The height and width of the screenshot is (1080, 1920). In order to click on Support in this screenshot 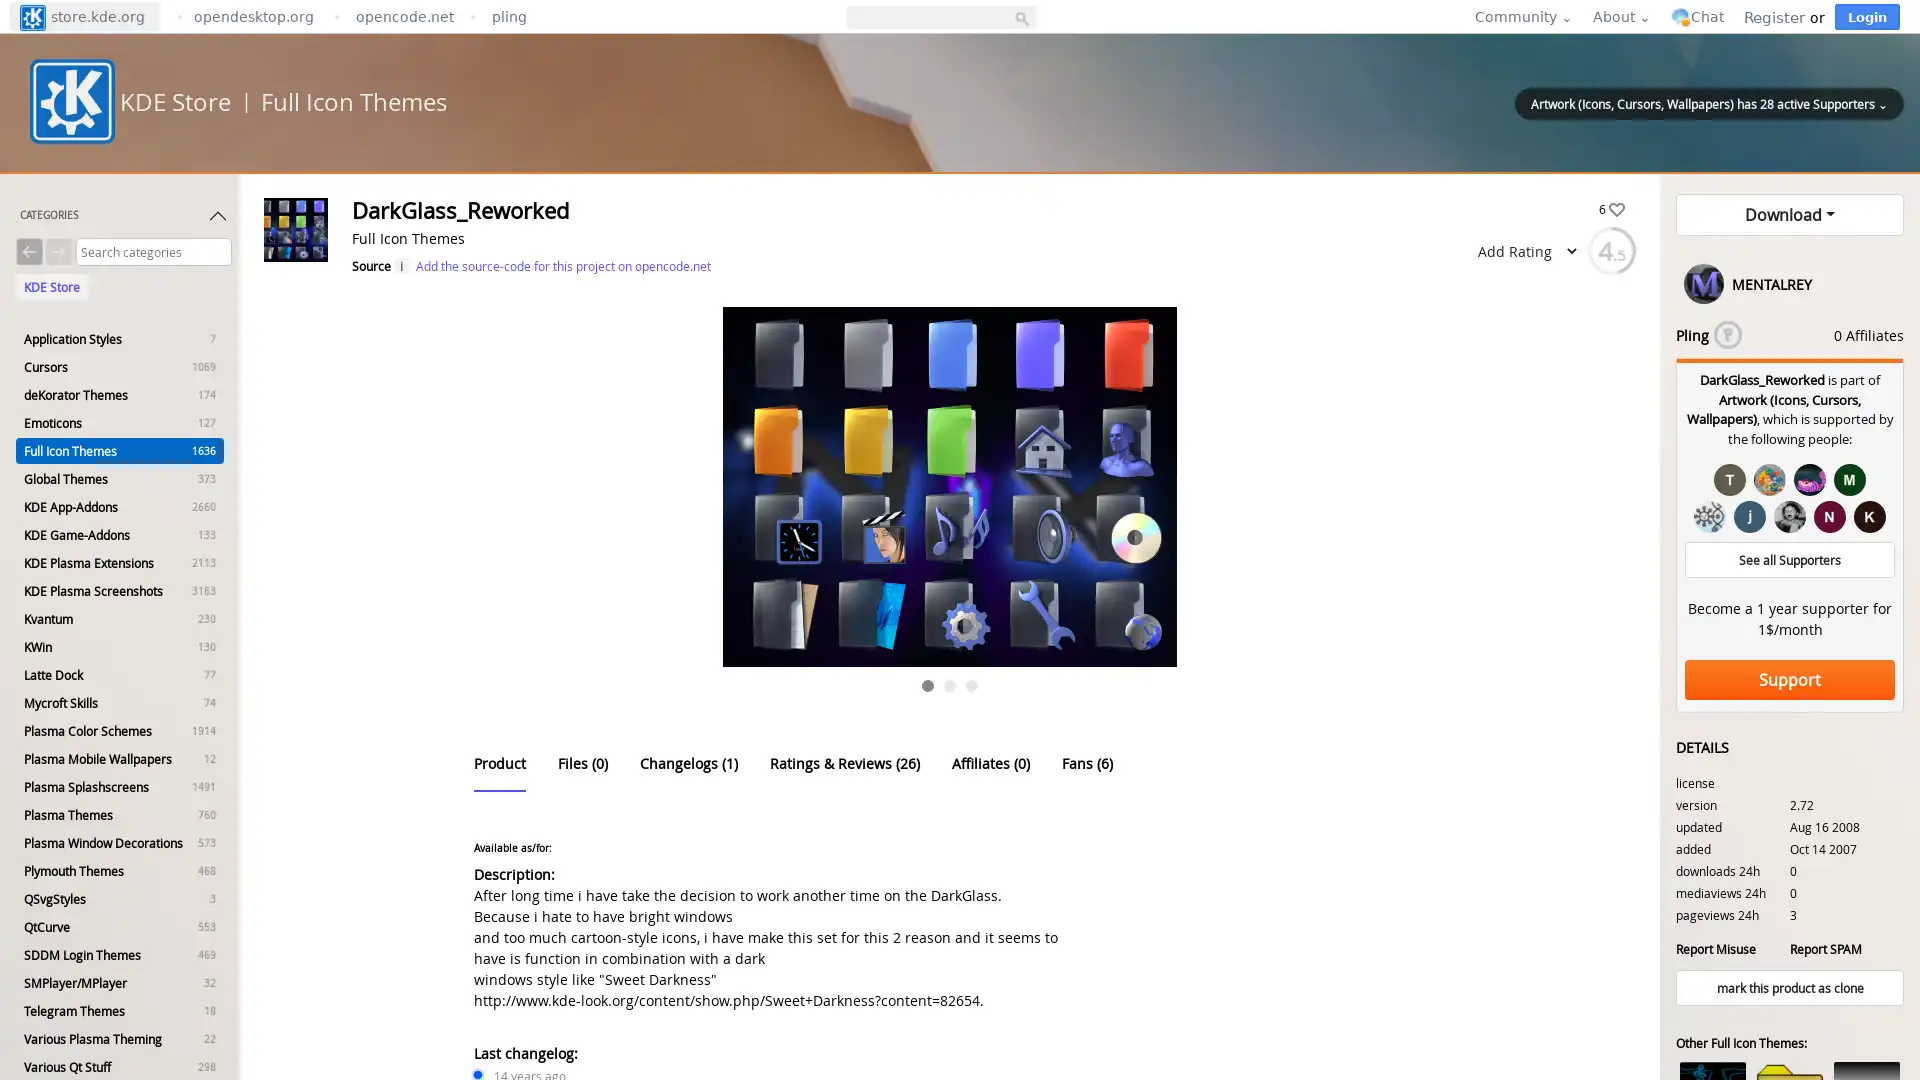, I will do `click(1790, 678)`.